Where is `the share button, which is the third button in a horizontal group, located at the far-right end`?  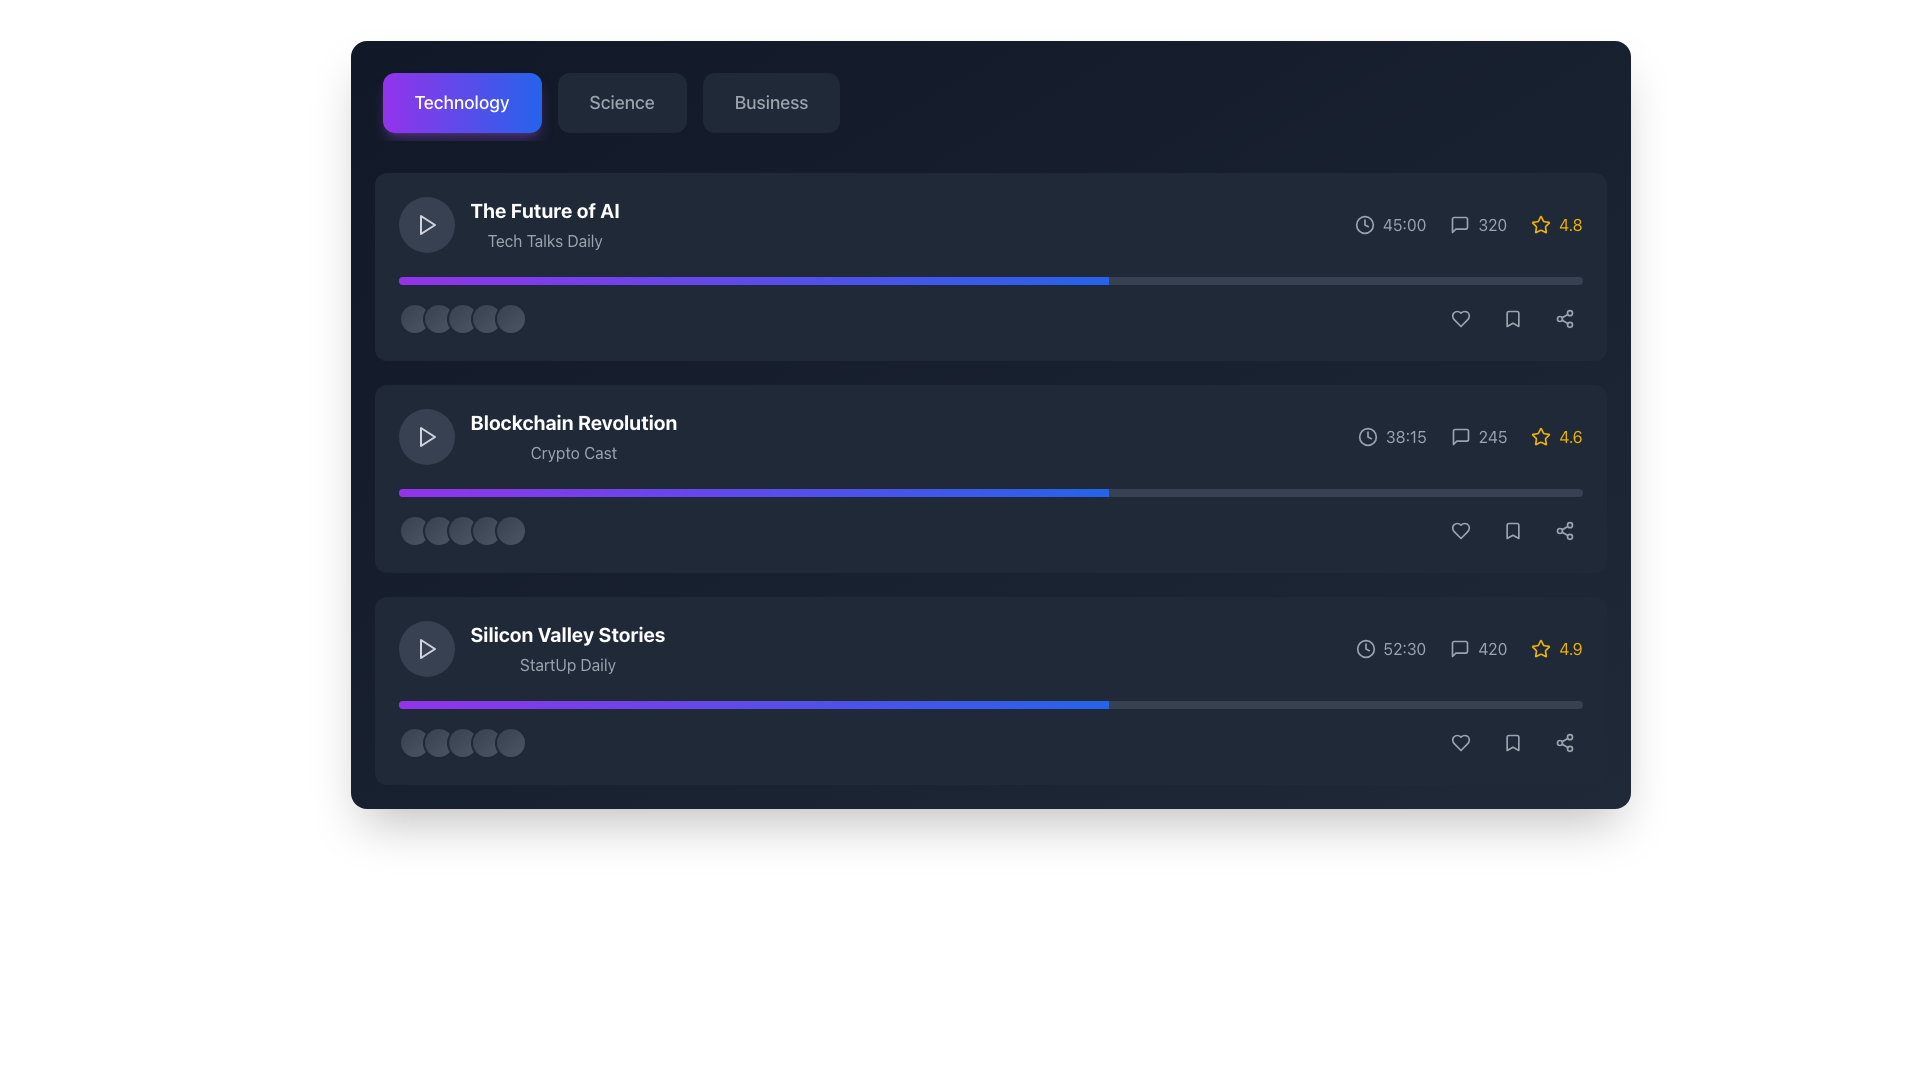
the share button, which is the third button in a horizontal group, located at the far-right end is located at coordinates (1563, 743).